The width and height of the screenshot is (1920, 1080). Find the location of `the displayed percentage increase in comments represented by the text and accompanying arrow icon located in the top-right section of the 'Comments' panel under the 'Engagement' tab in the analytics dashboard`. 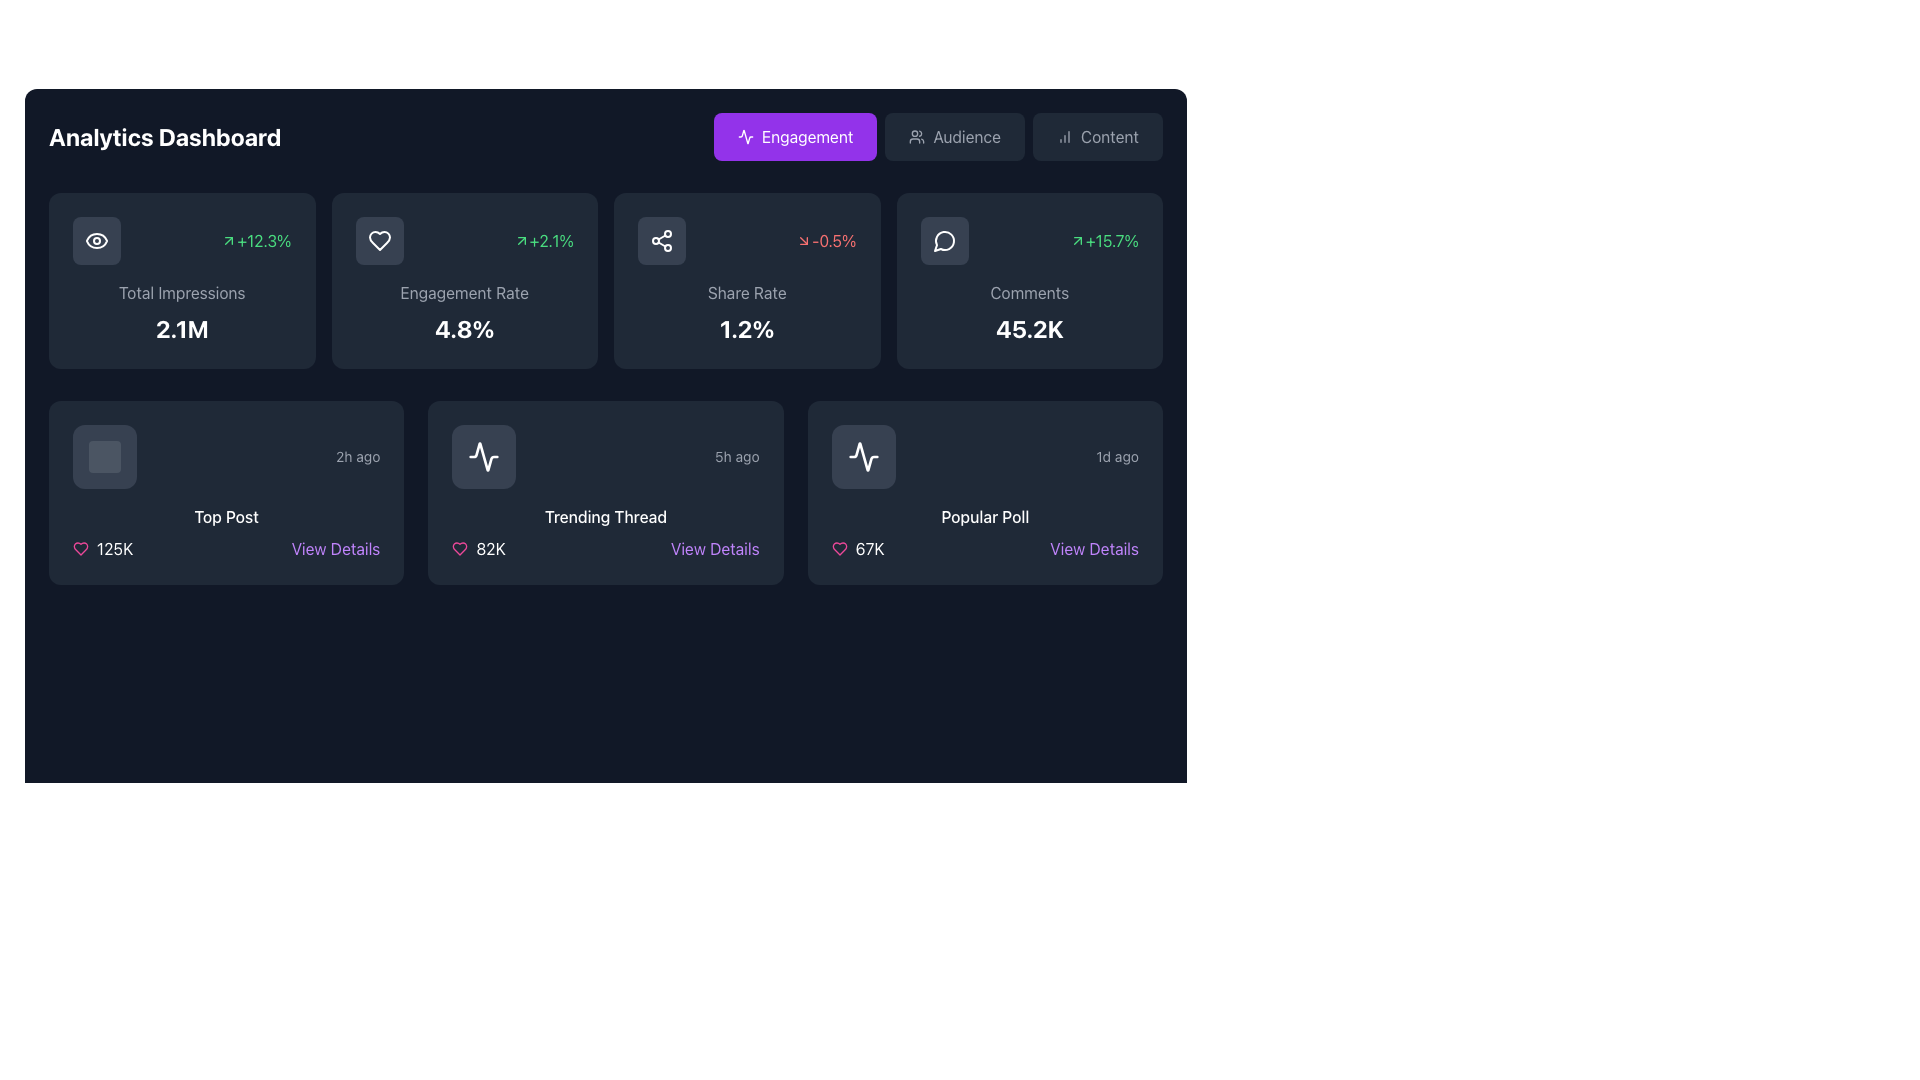

the displayed percentage increase in comments represented by the text and accompanying arrow icon located in the top-right section of the 'Comments' panel under the 'Engagement' tab in the analytics dashboard is located at coordinates (1103, 239).